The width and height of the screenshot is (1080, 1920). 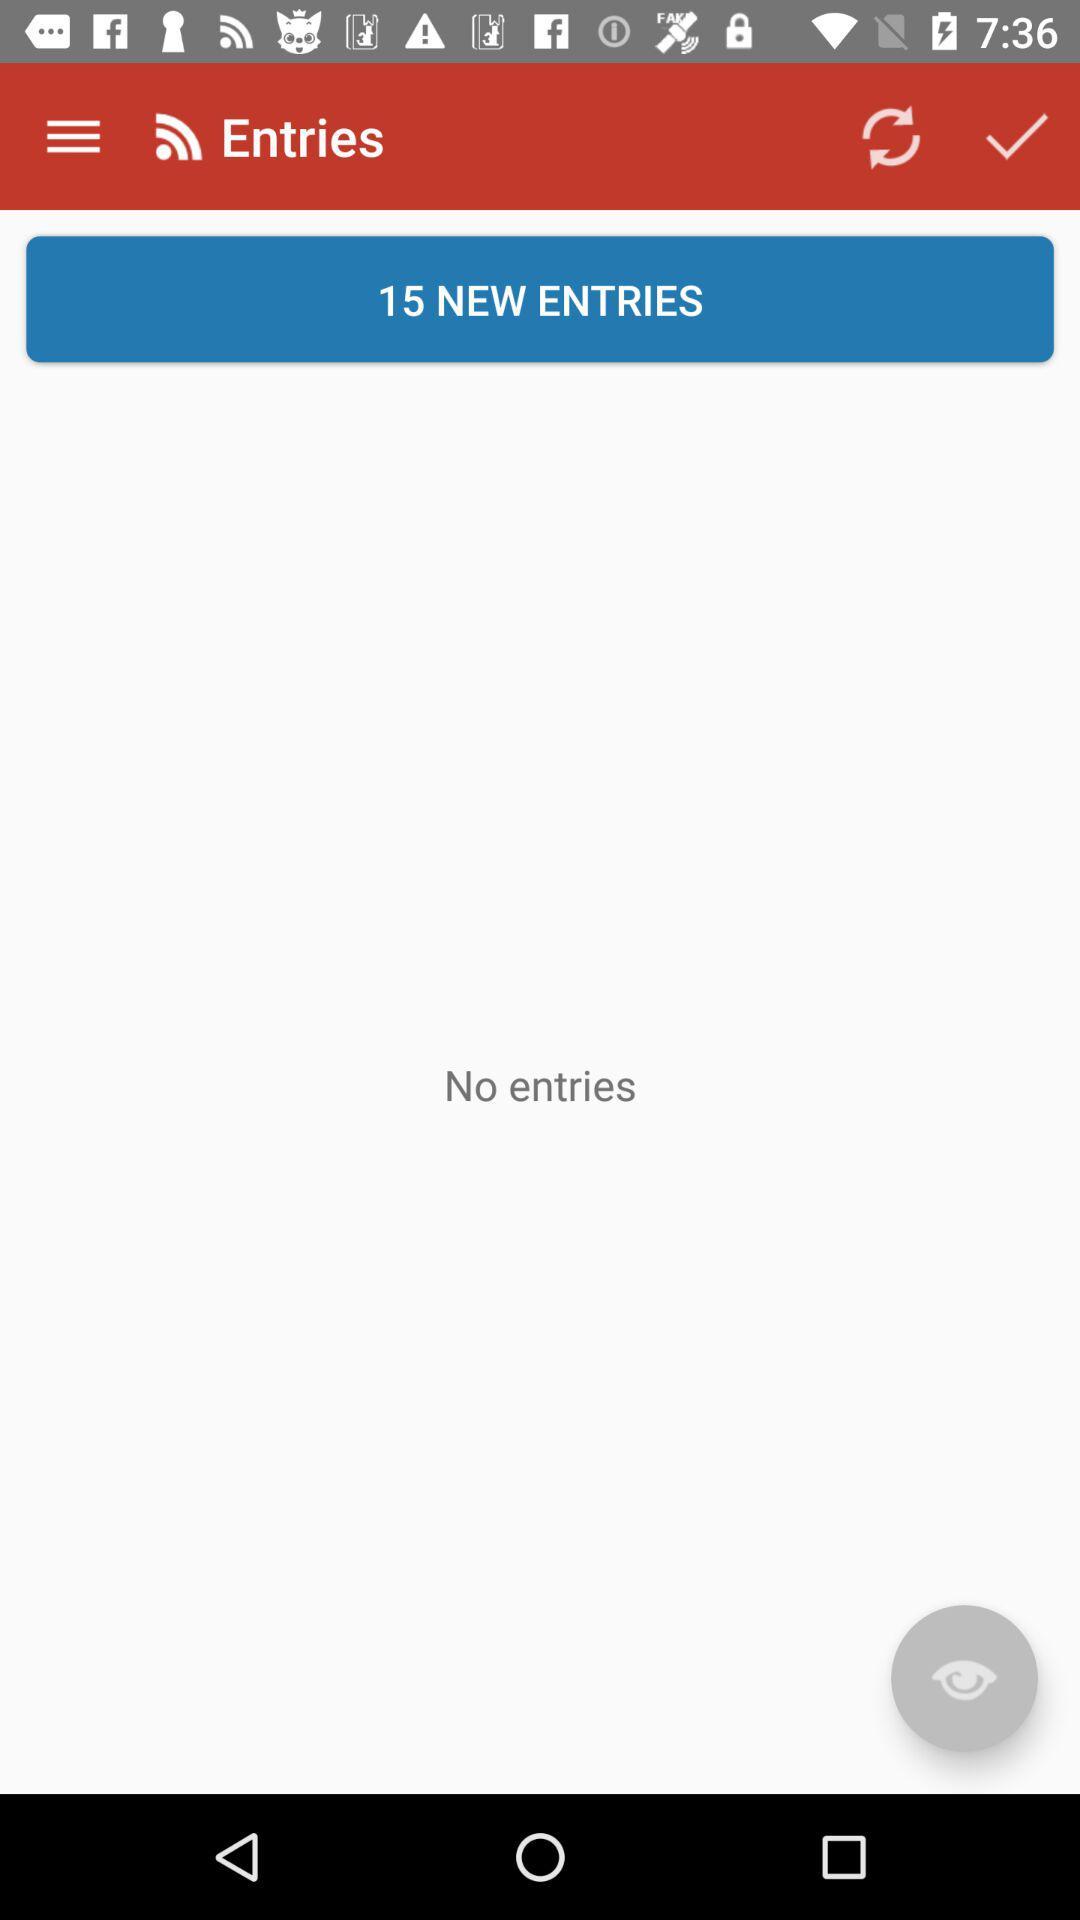 What do you see at coordinates (890, 135) in the screenshot?
I see `the app next to entries` at bounding box center [890, 135].